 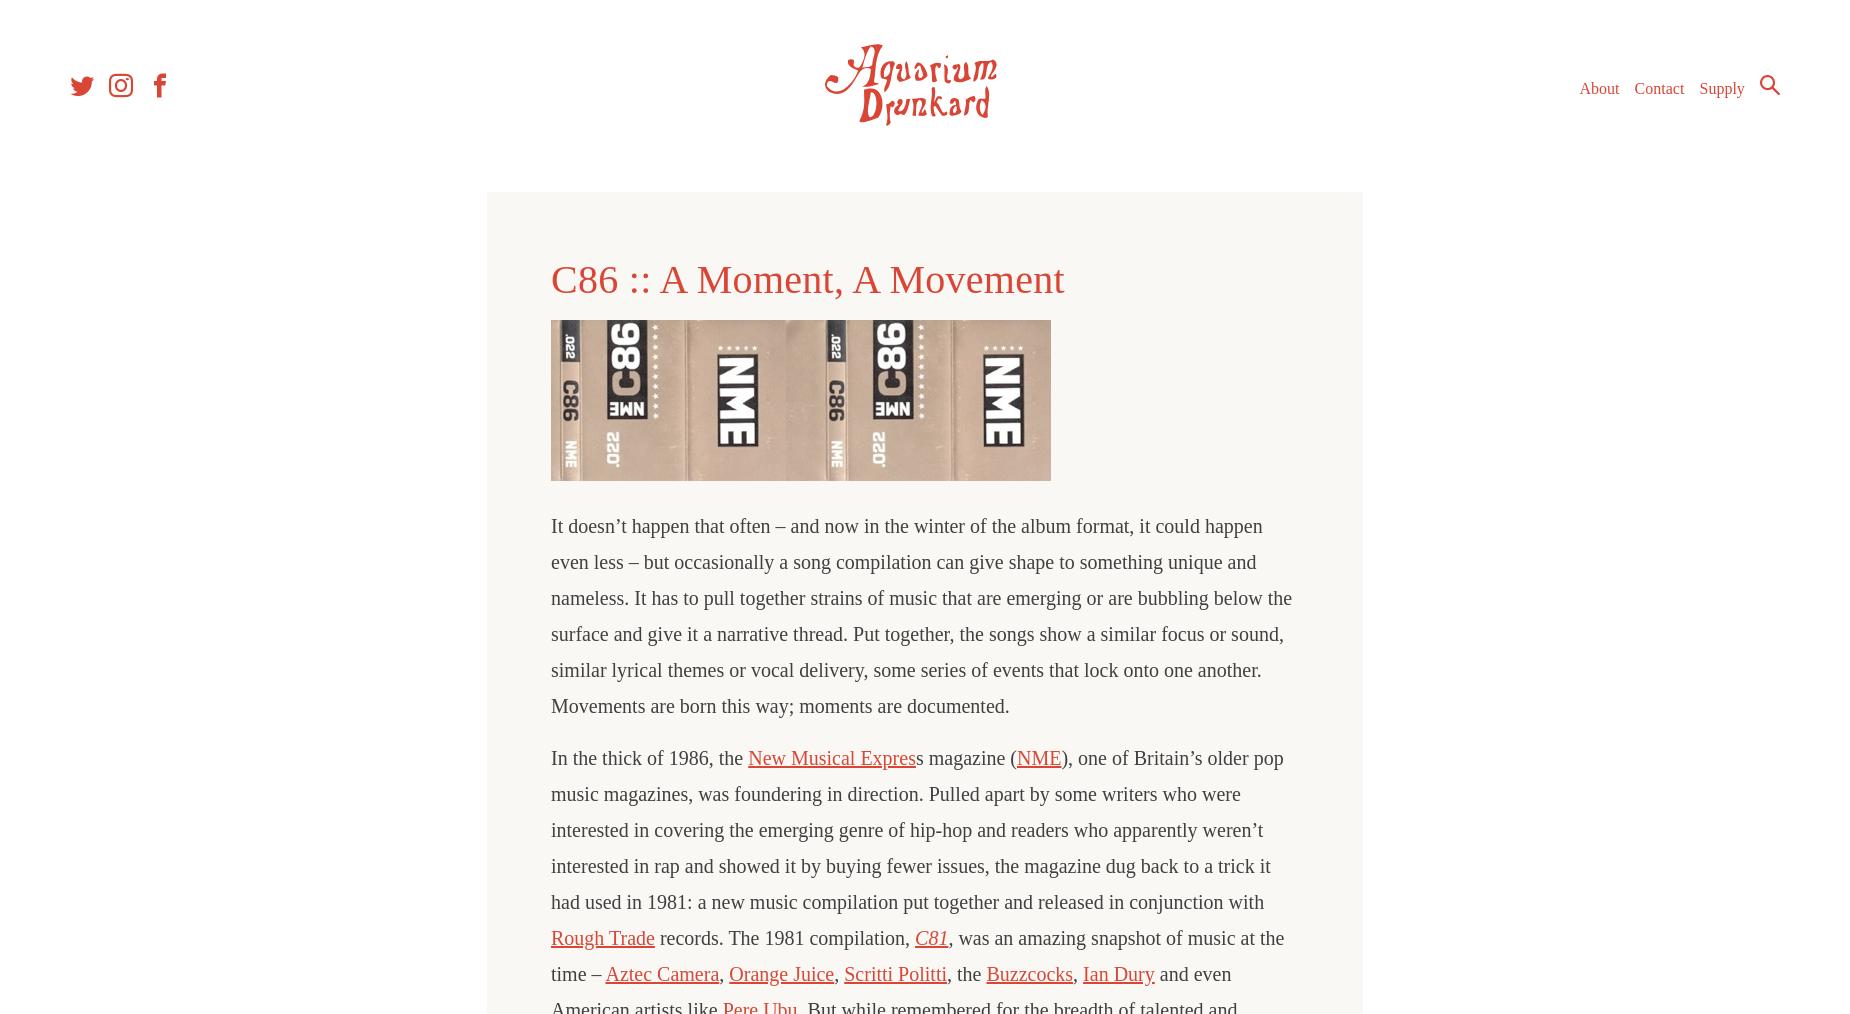 What do you see at coordinates (661, 974) in the screenshot?
I see `'Aztec Camera'` at bounding box center [661, 974].